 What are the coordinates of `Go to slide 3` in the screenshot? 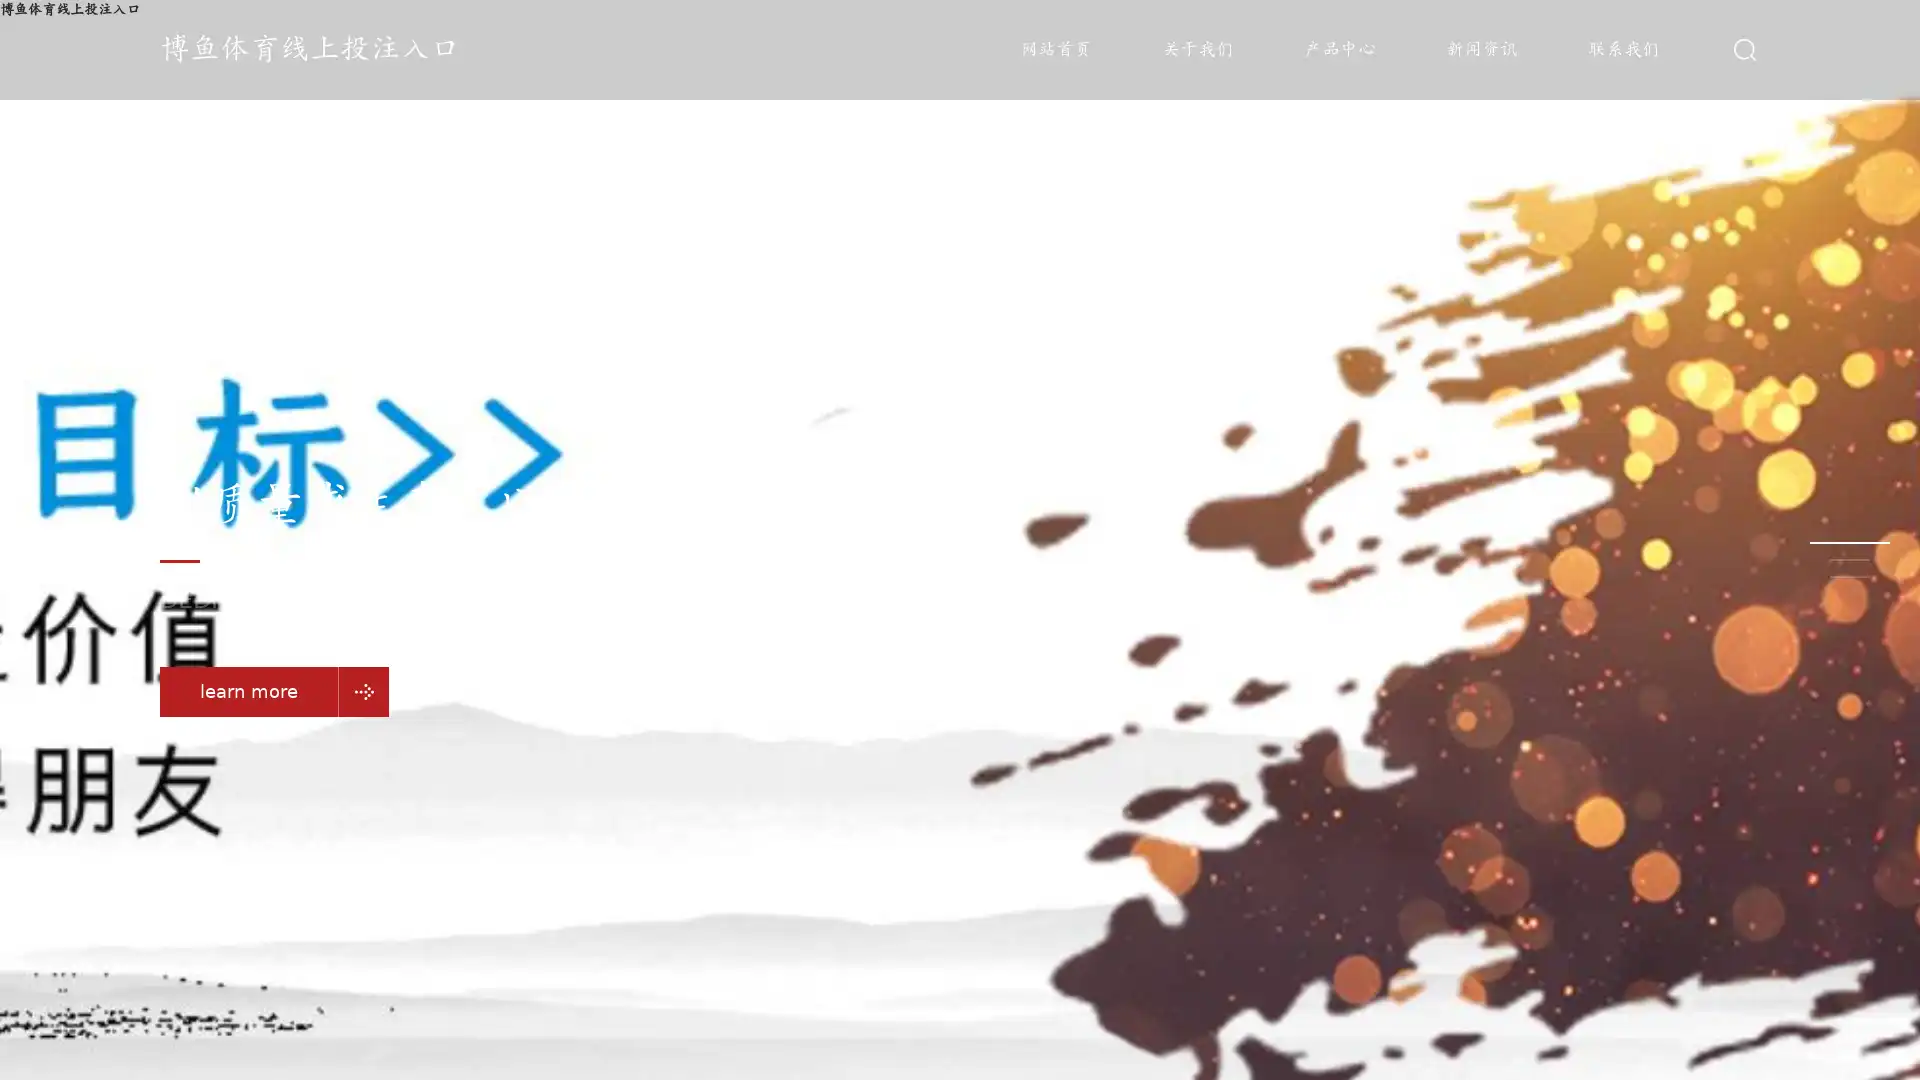 It's located at (1848, 577).